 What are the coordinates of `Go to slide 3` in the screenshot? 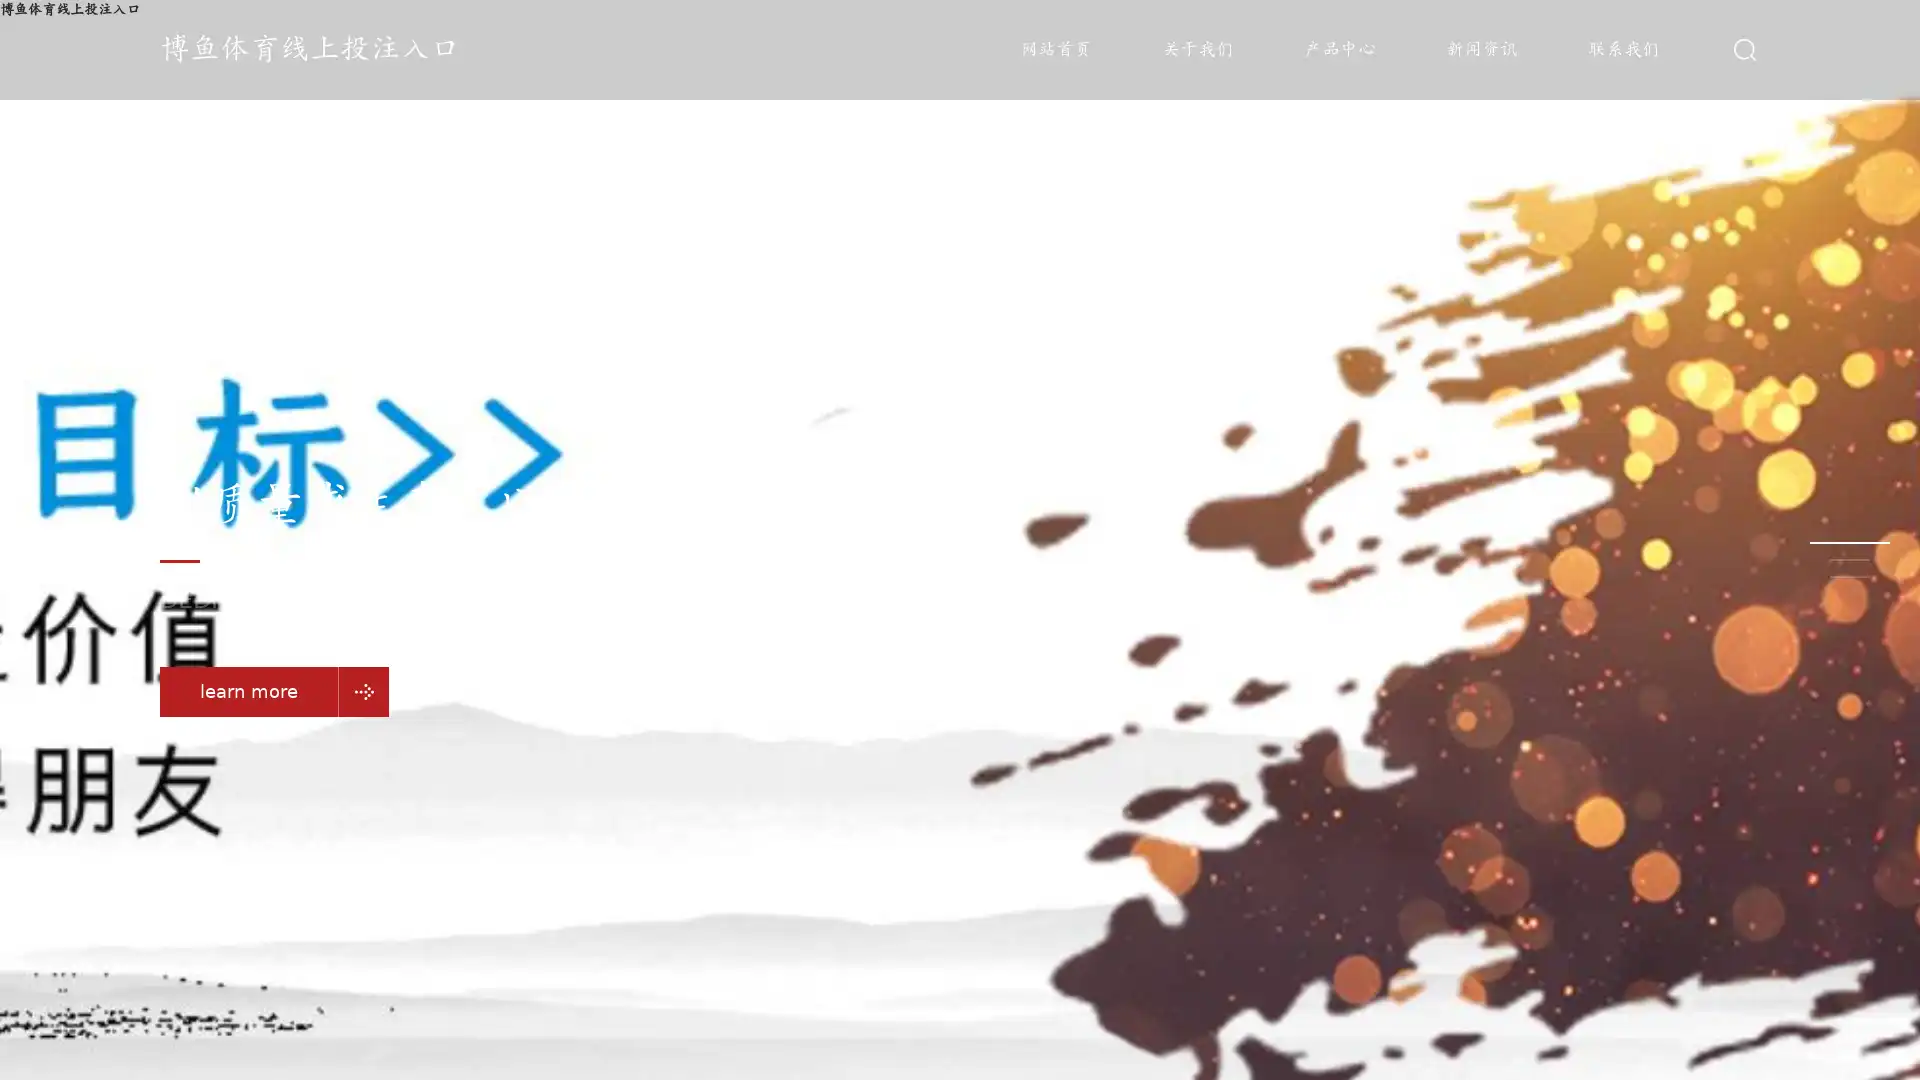 It's located at (1848, 577).